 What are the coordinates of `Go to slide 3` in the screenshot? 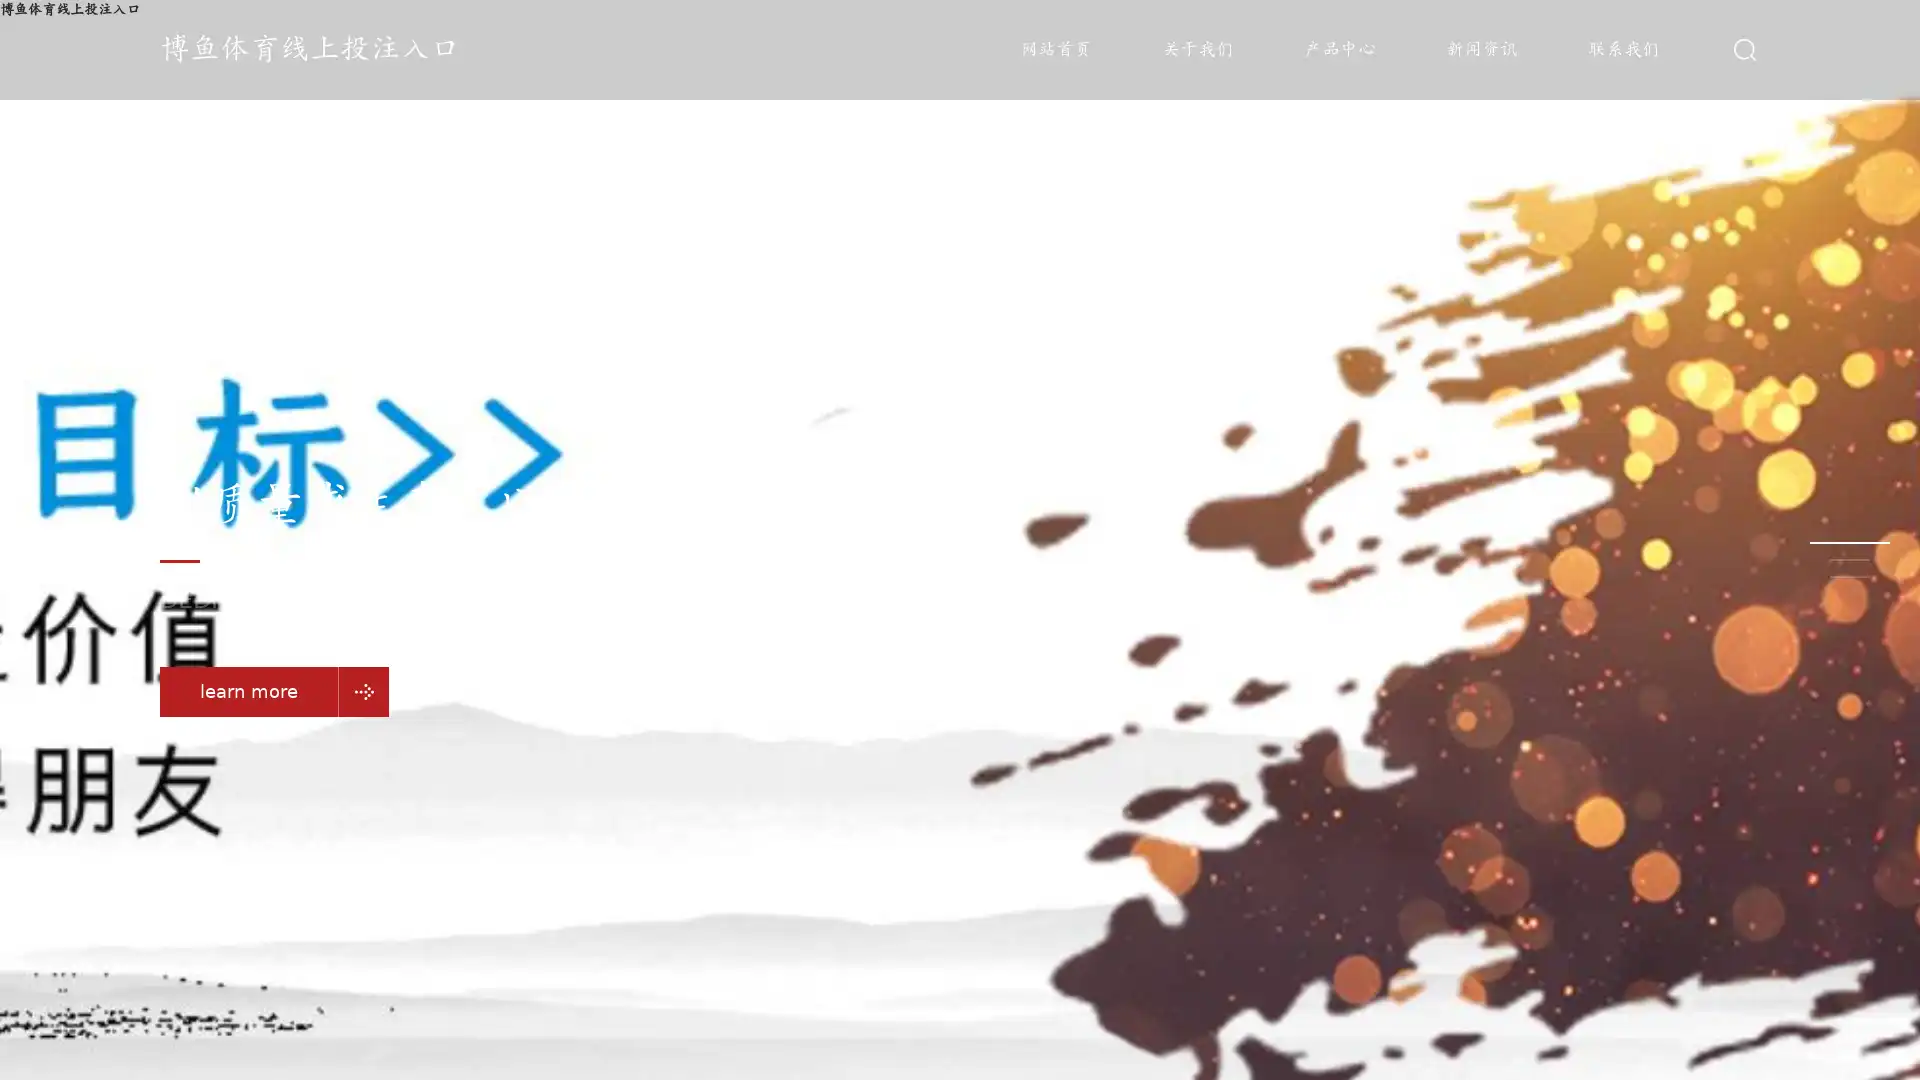 It's located at (1848, 577).